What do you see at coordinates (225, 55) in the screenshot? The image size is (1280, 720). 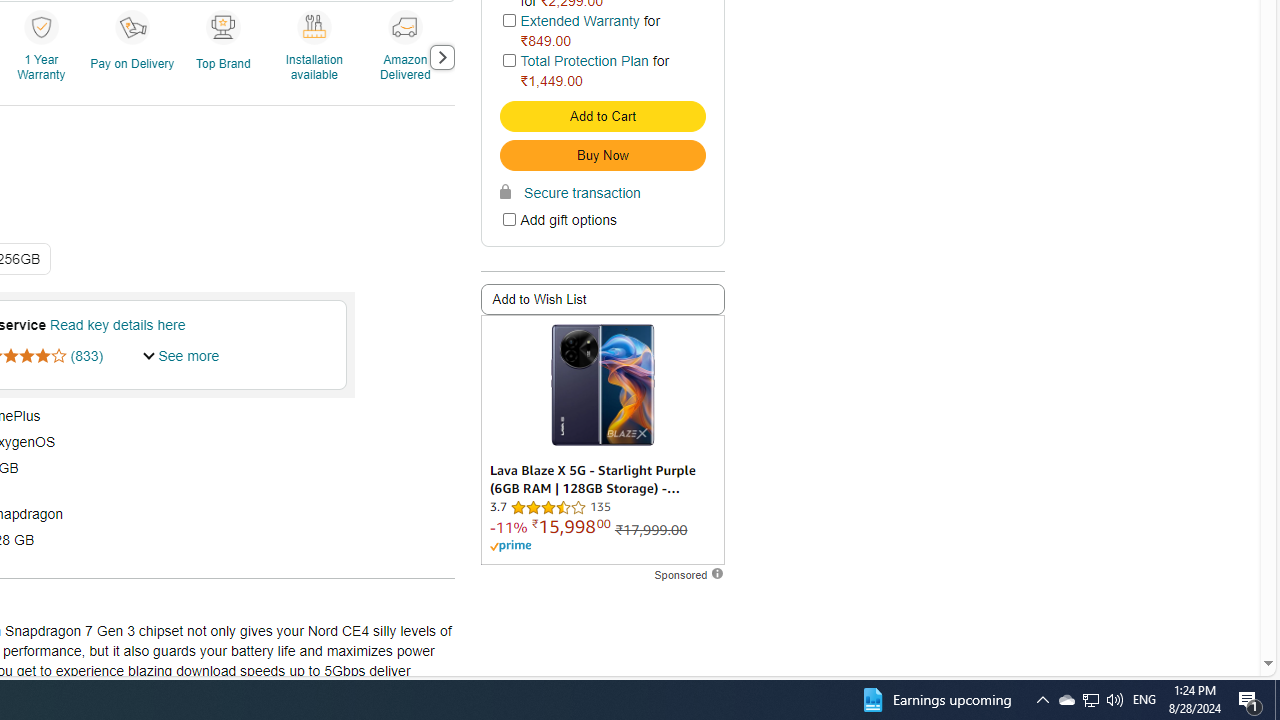 I see `'Top Brand'` at bounding box center [225, 55].